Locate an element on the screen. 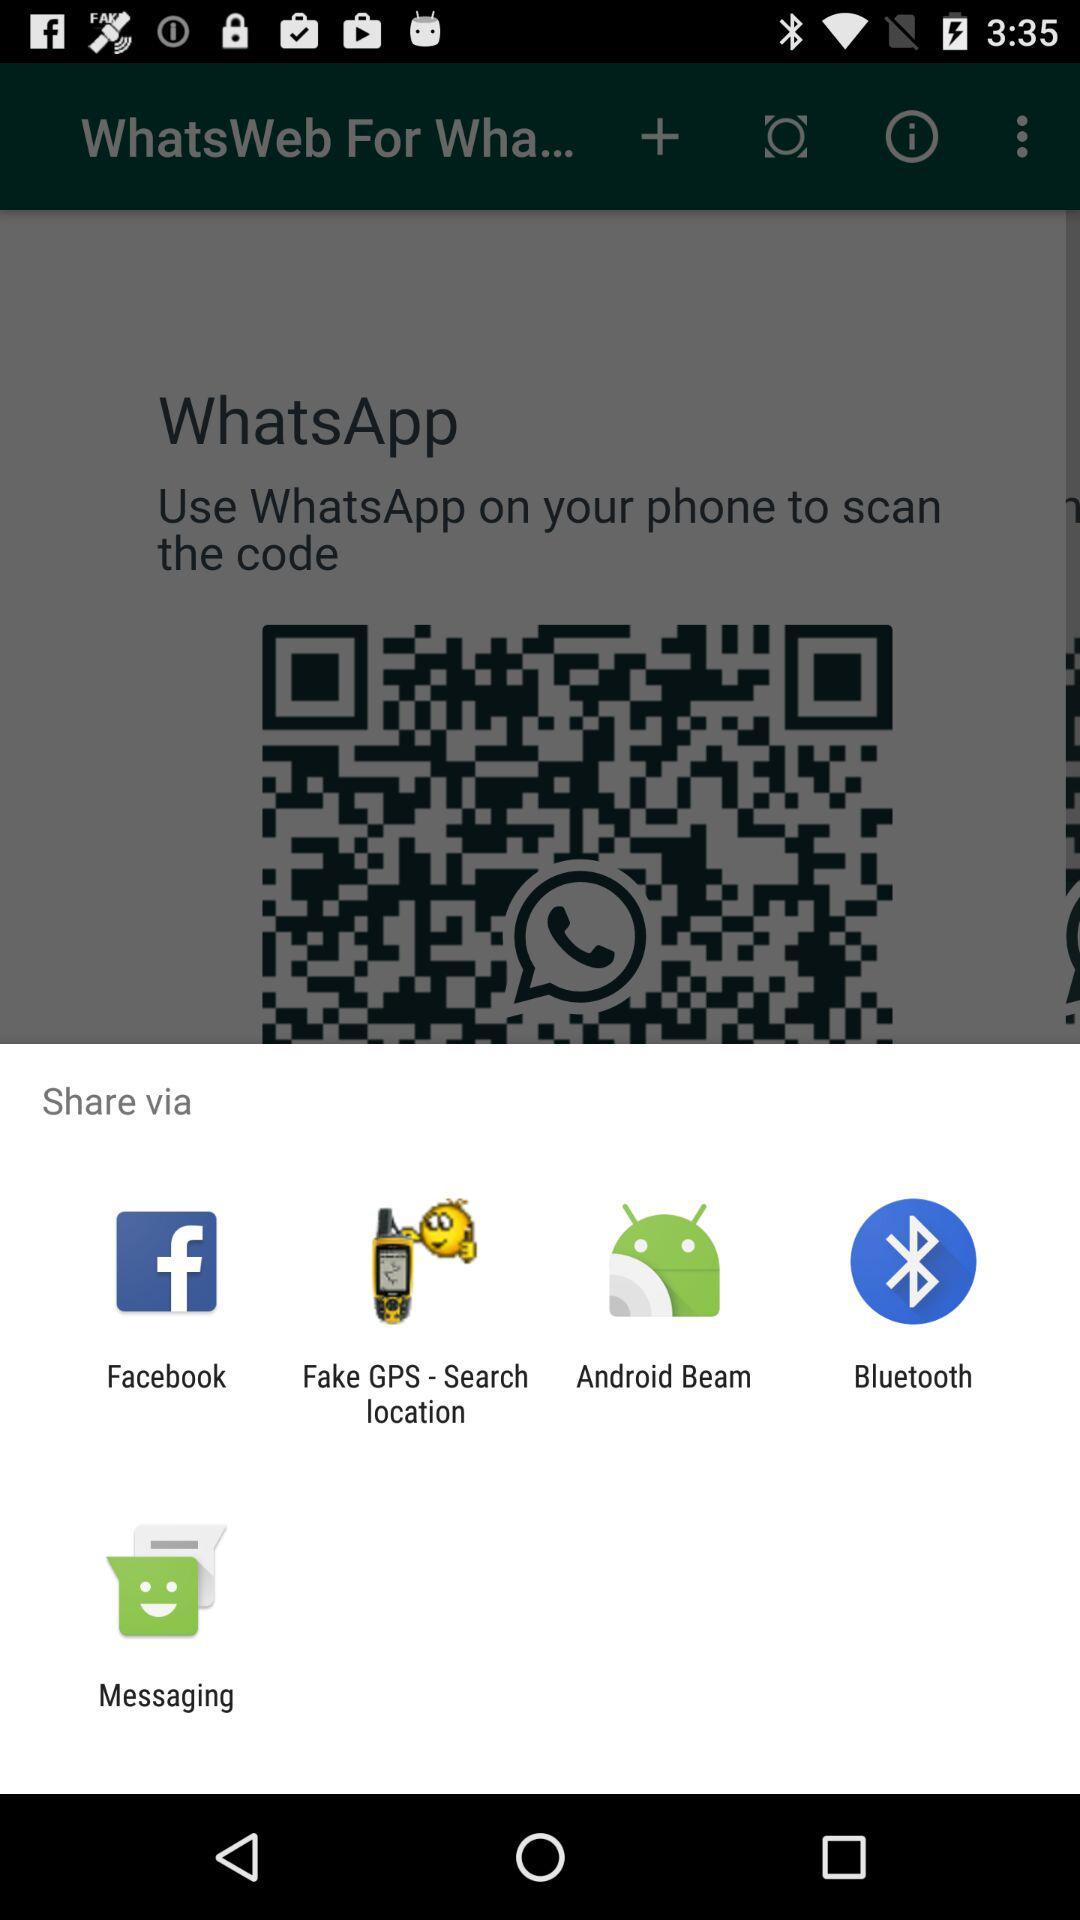 This screenshot has height=1920, width=1080. the item to the right of android beam app is located at coordinates (913, 1392).